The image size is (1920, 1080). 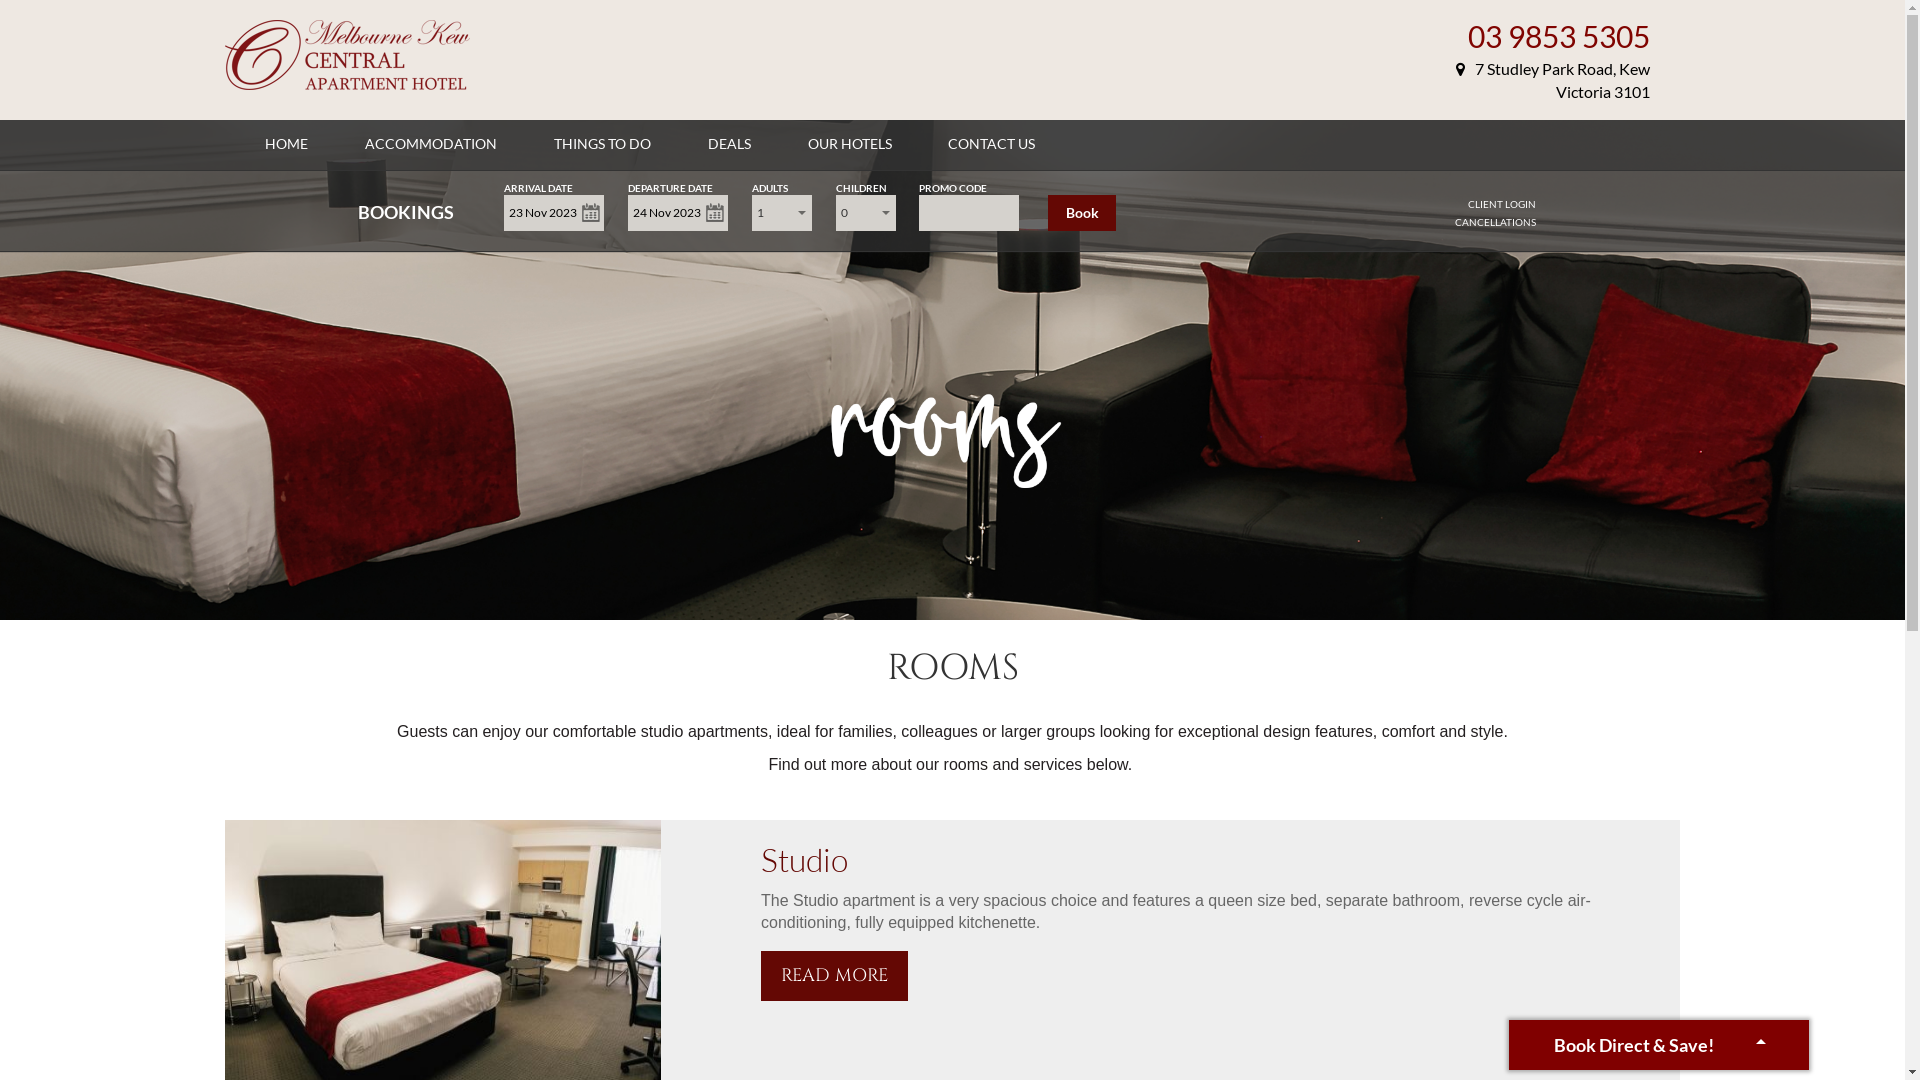 What do you see at coordinates (1080, 212) in the screenshot?
I see `'Book'` at bounding box center [1080, 212].